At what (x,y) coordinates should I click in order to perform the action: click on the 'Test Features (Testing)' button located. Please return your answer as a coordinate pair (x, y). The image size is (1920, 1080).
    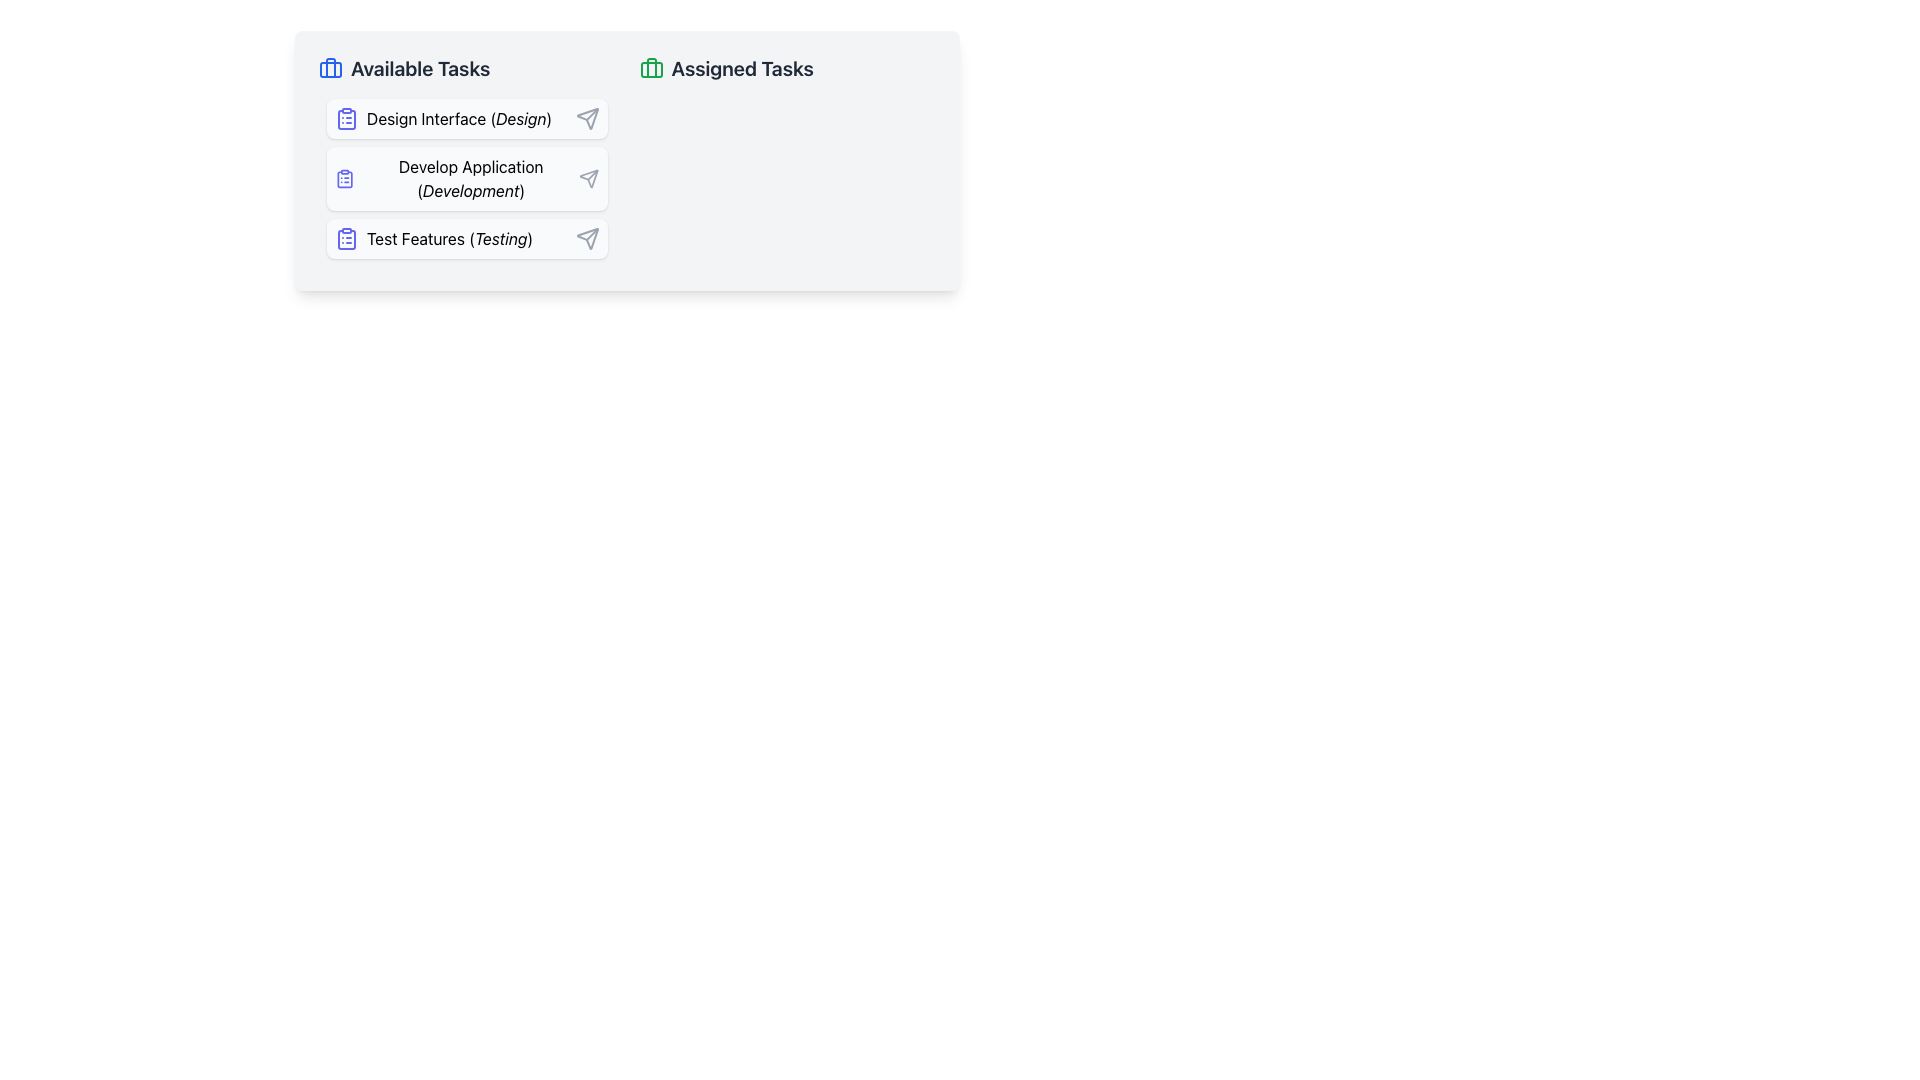
    Looking at the image, I should click on (432, 238).